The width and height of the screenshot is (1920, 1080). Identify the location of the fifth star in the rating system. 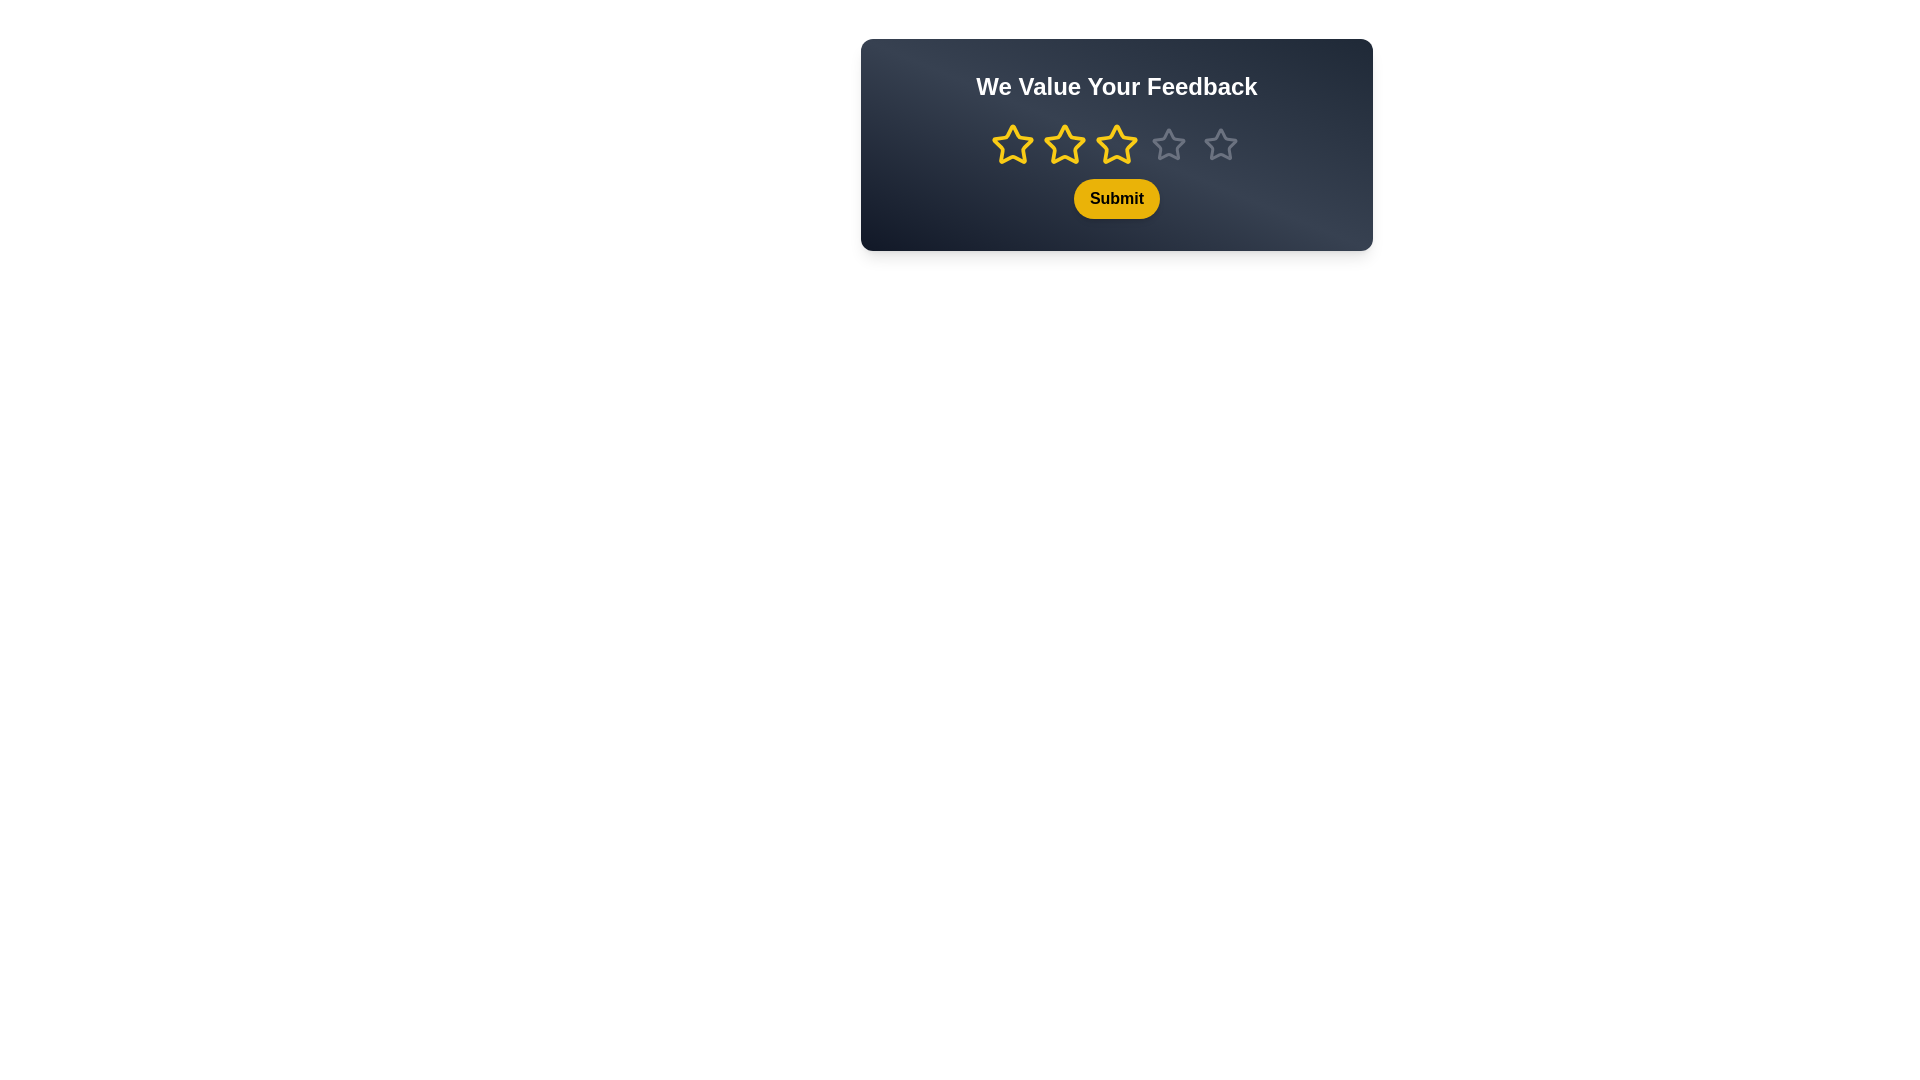
(1219, 144).